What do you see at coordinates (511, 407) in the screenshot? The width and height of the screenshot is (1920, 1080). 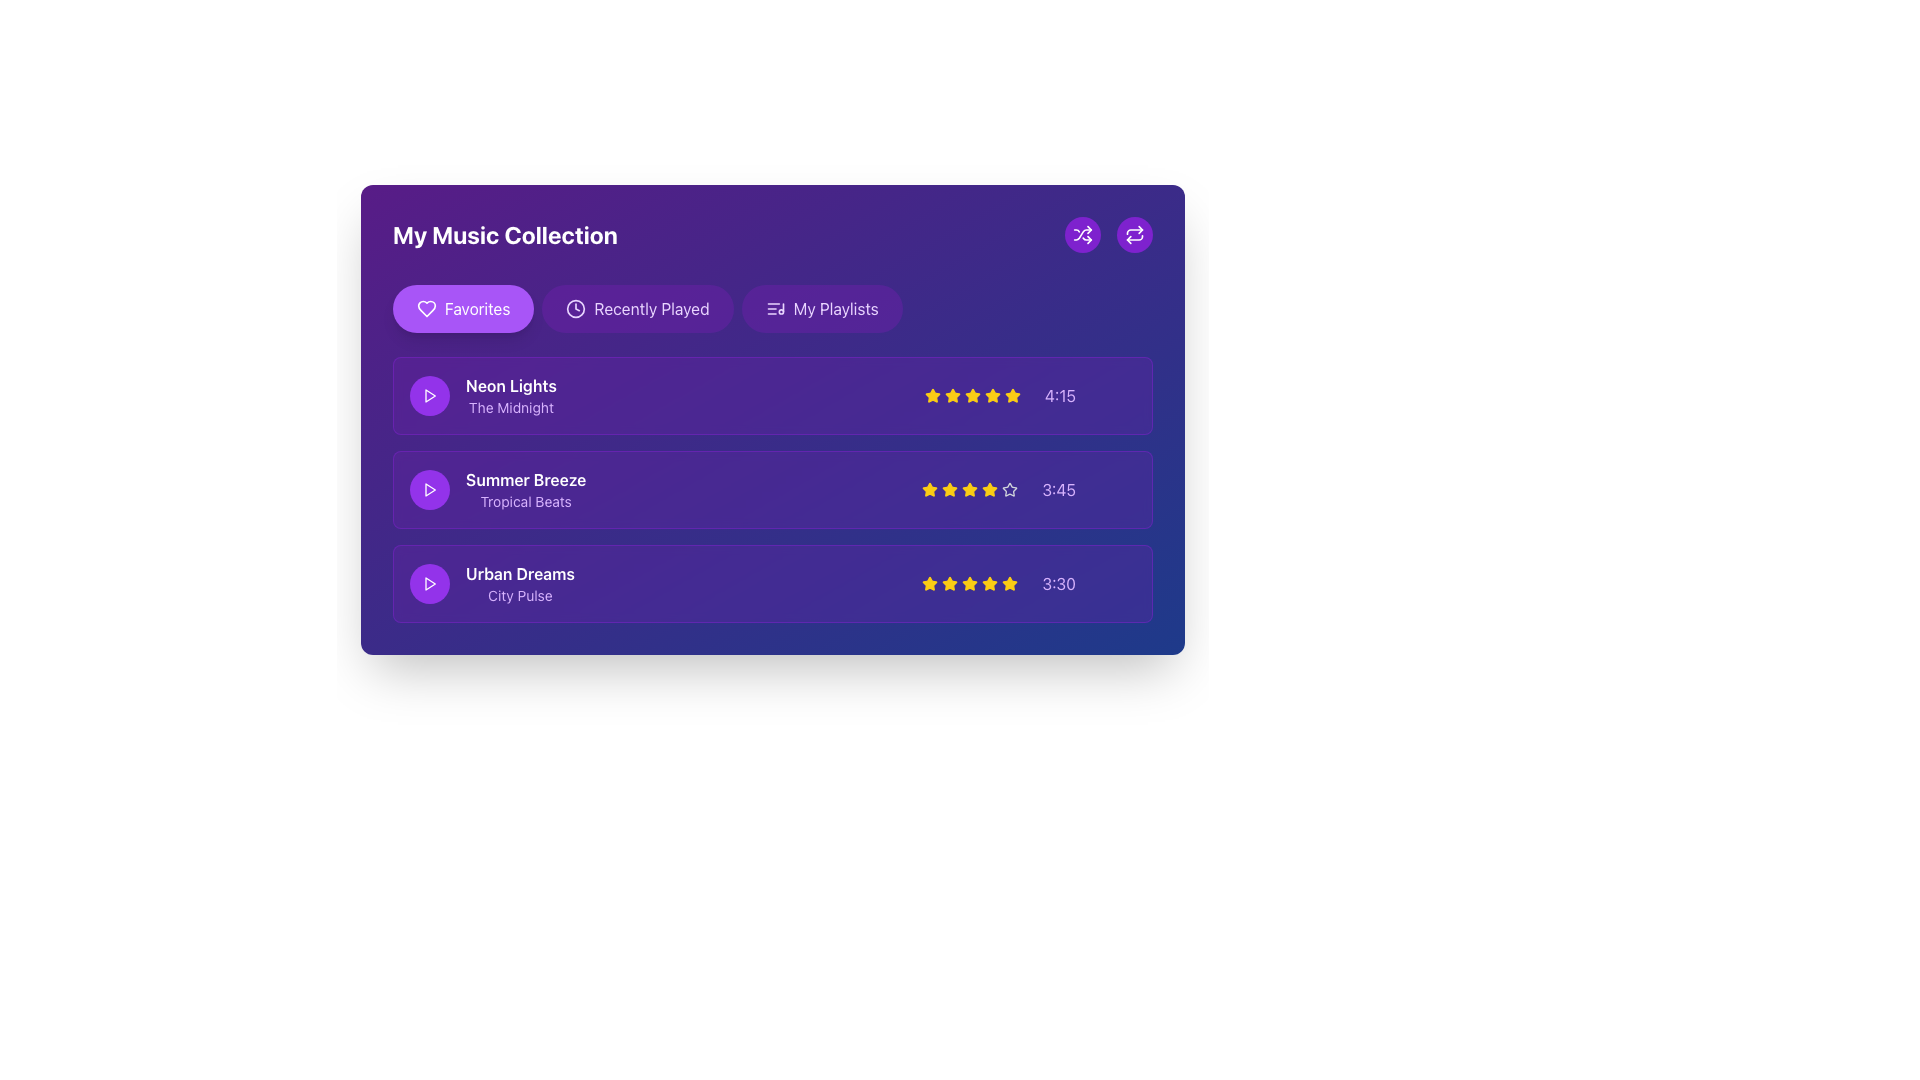 I see `the text label displaying 'The Midnight'` at bounding box center [511, 407].